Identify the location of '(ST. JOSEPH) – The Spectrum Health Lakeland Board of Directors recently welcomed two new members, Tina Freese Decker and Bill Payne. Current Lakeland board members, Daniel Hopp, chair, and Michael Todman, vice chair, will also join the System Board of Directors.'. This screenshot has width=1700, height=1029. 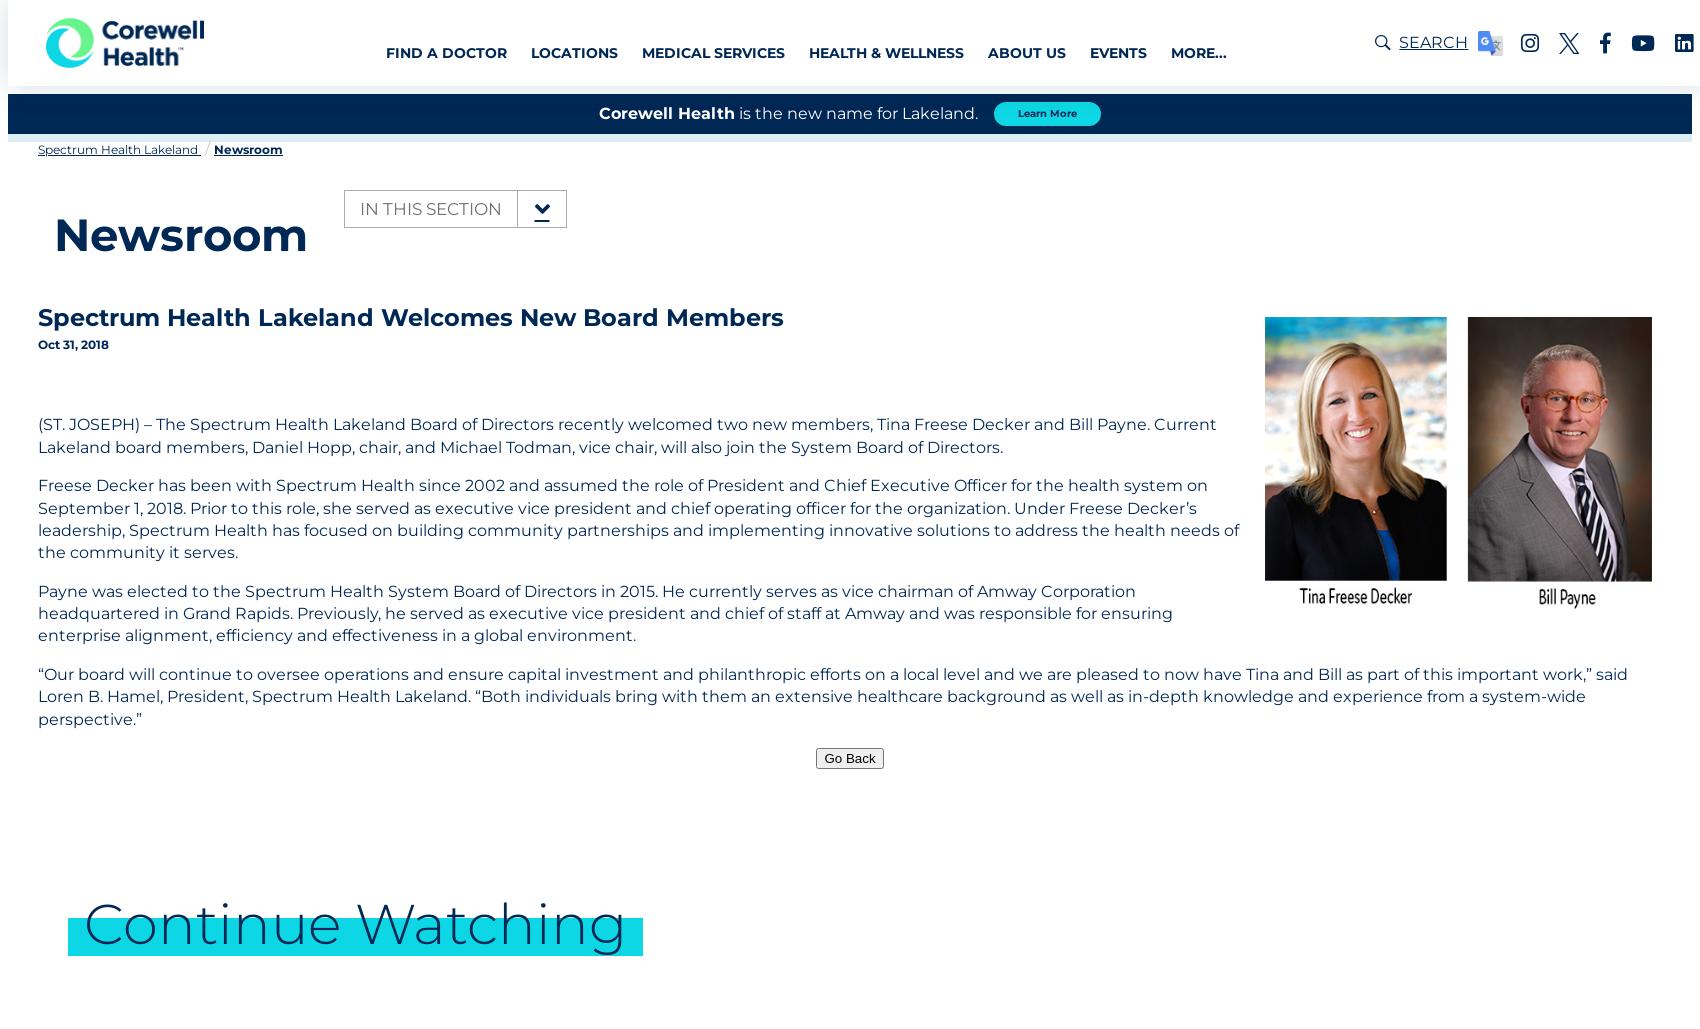
(626, 434).